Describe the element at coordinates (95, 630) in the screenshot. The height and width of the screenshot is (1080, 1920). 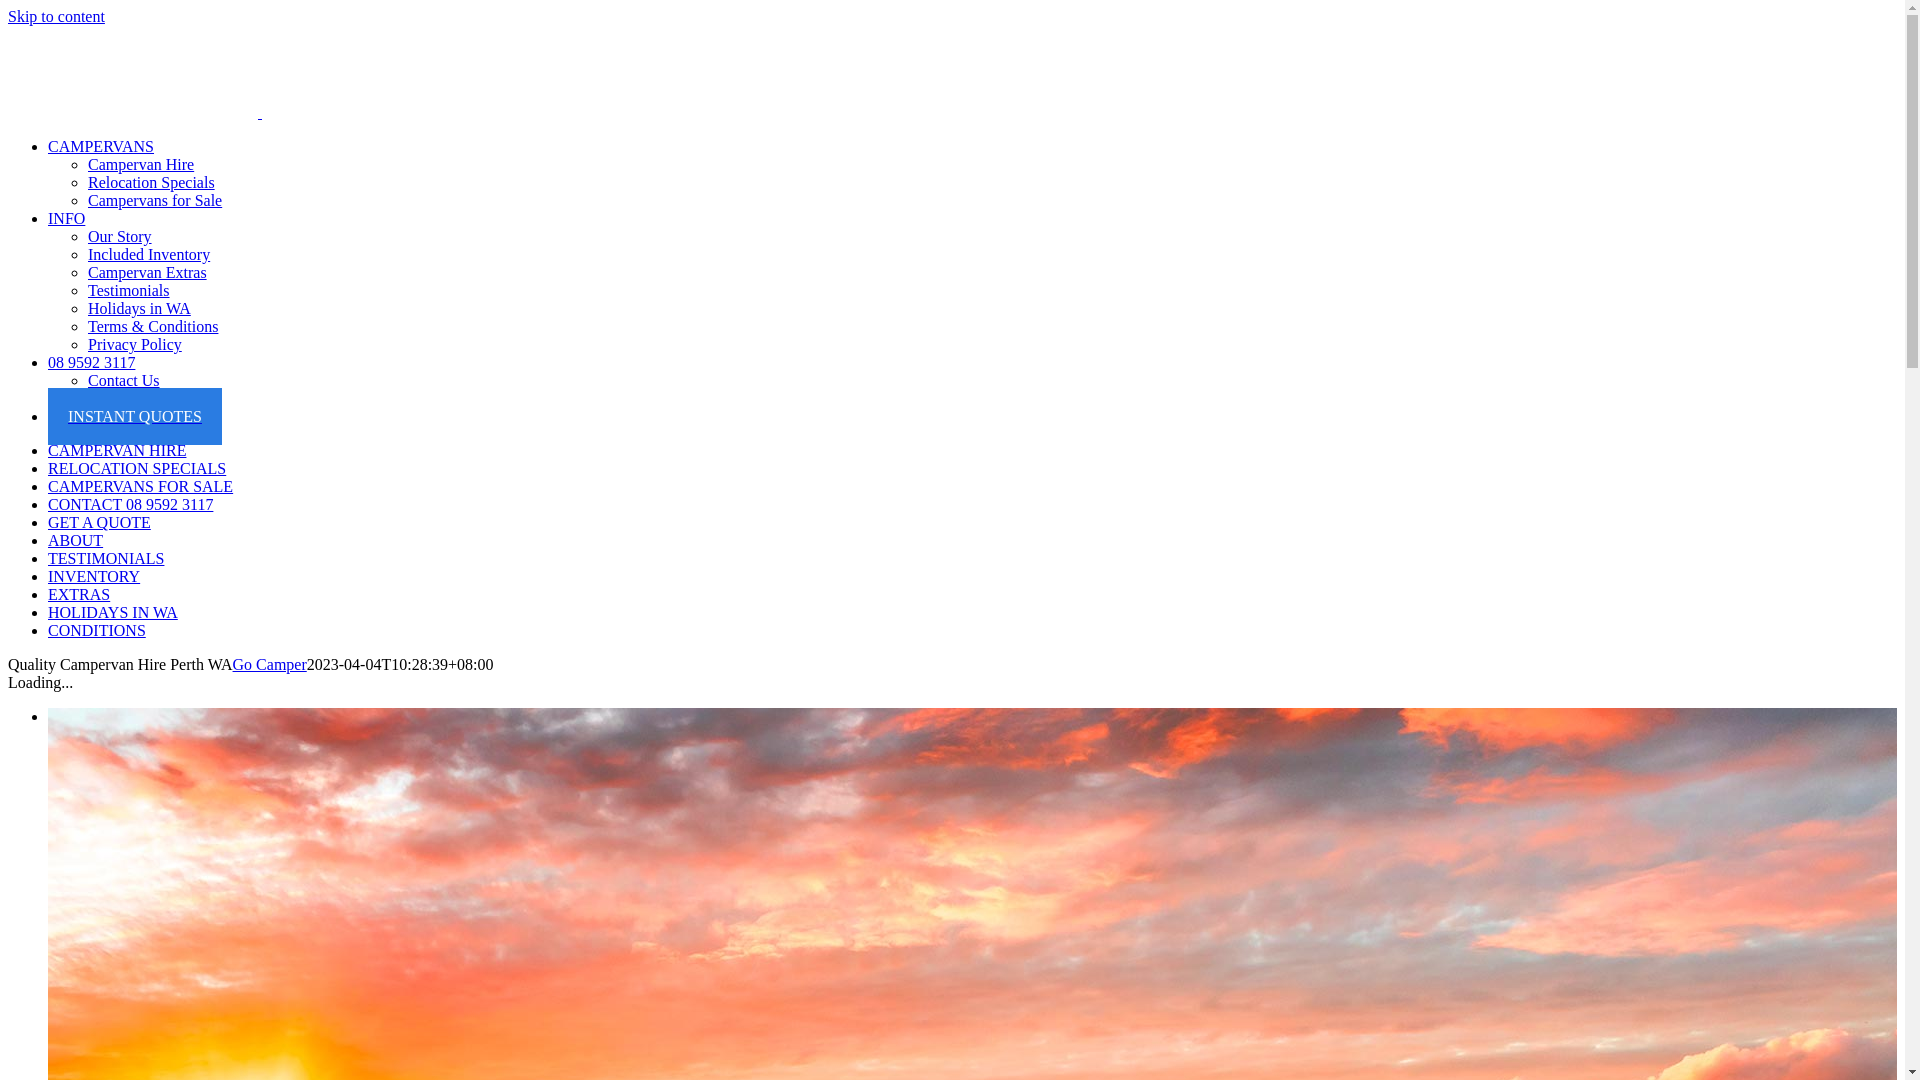
I see `'CONDITIONS'` at that location.